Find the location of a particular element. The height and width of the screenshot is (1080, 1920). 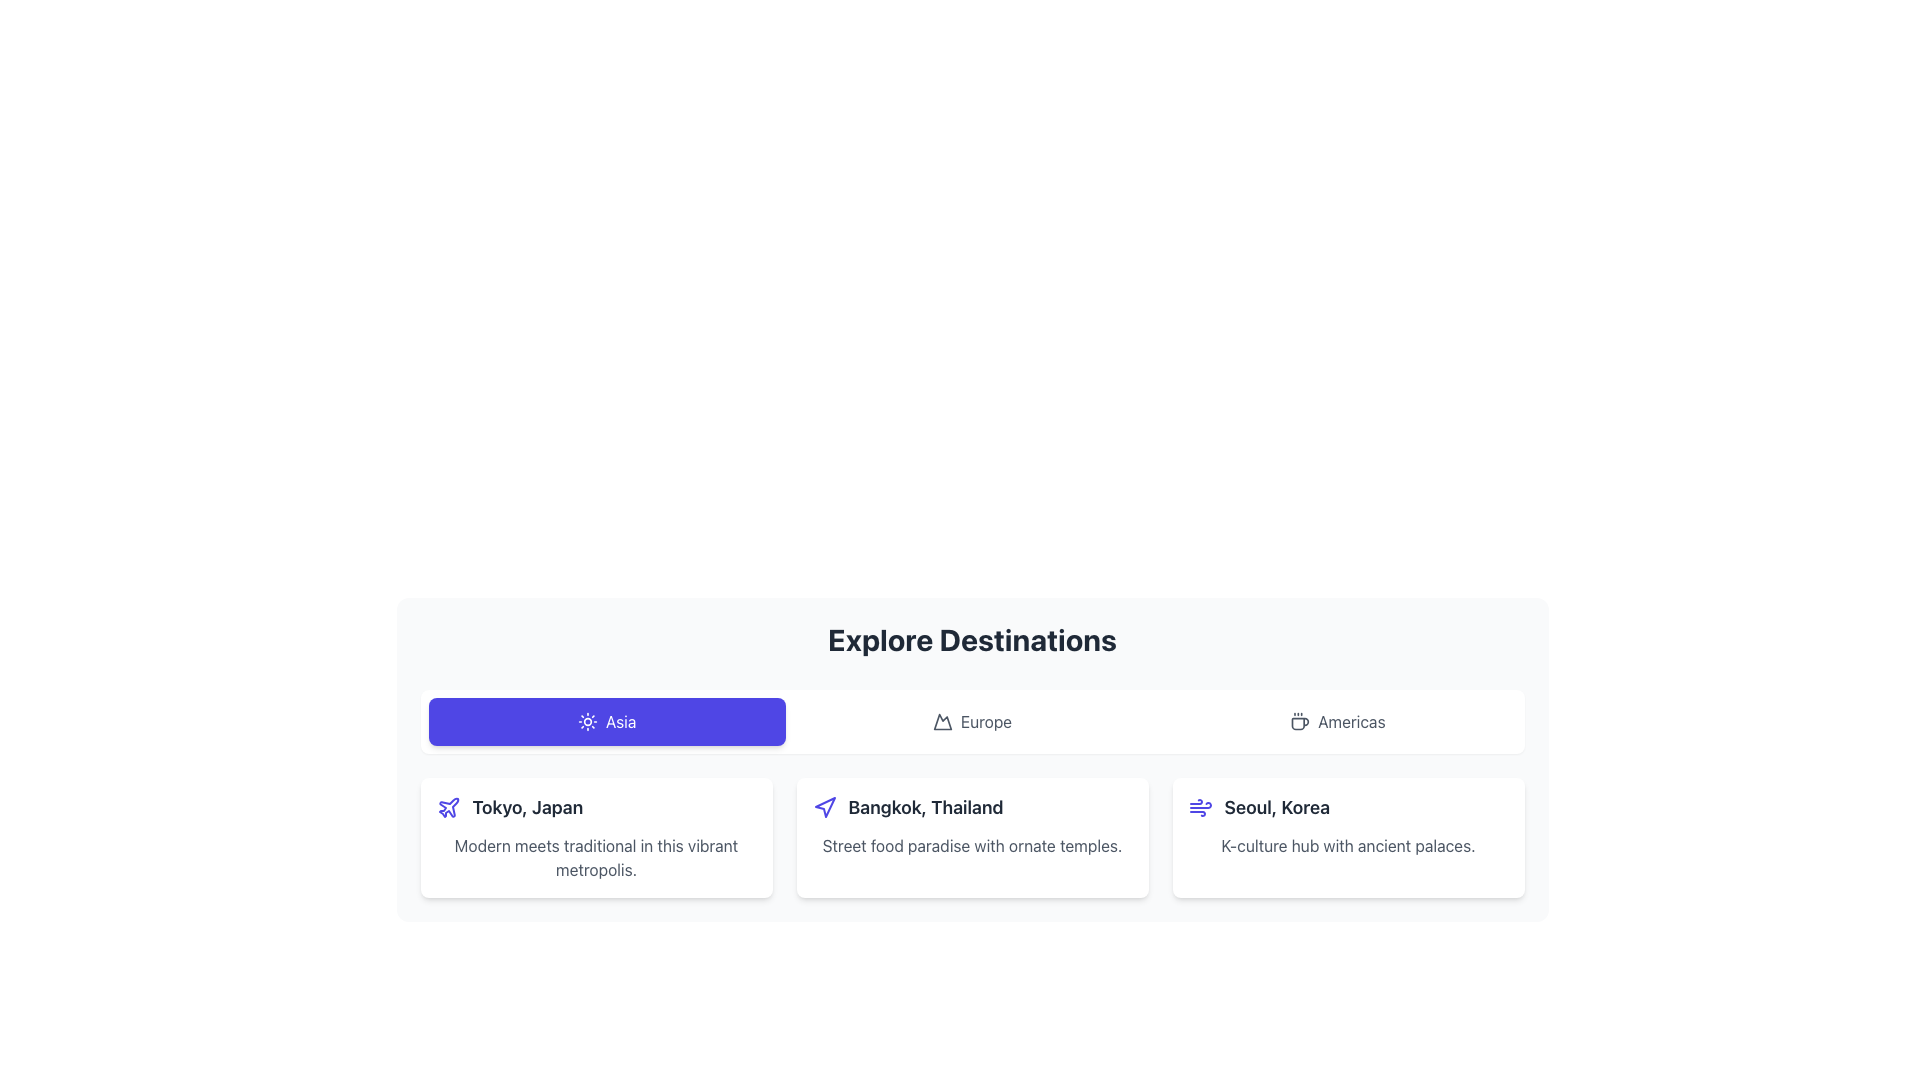

the 'Asia' region label text which is located within the first purple button in the horizontal list of region selectors is located at coordinates (620, 721).